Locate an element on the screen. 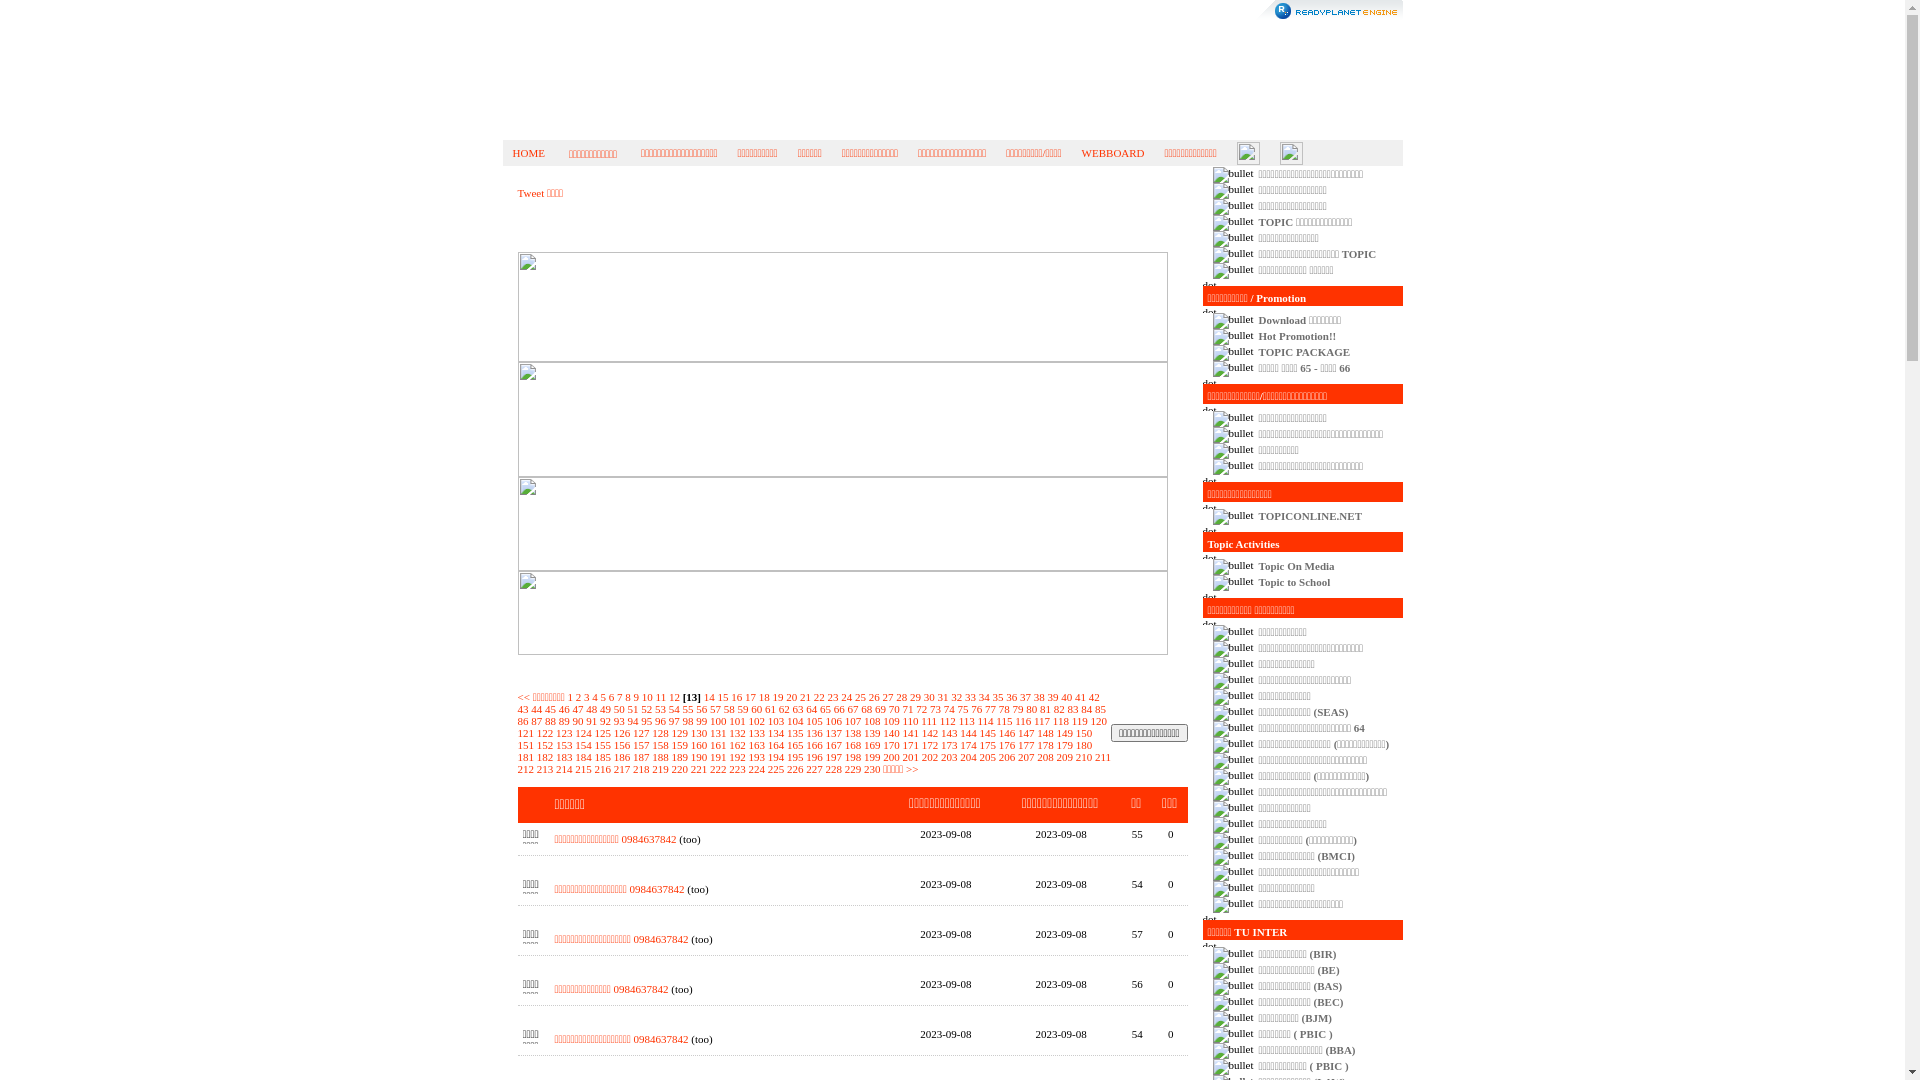  '9' is located at coordinates (636, 696).